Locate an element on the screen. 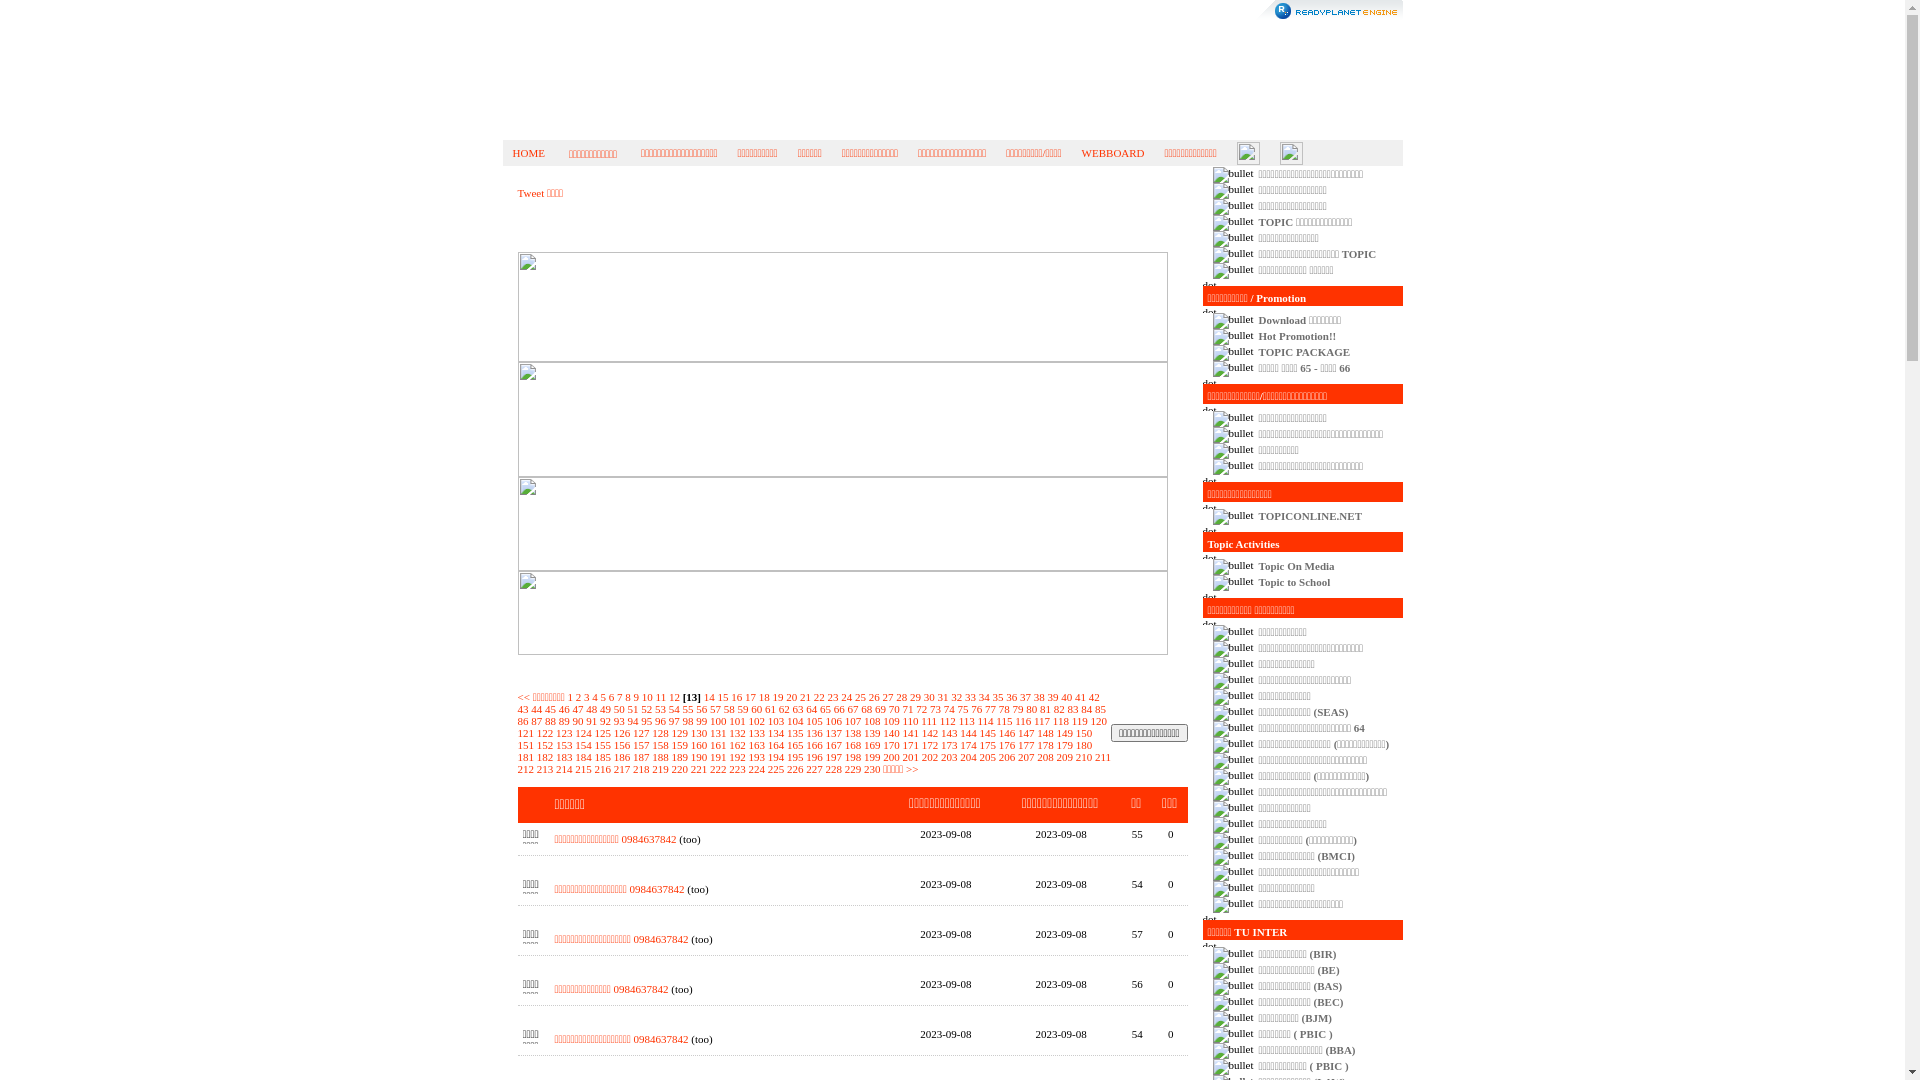  '9' is located at coordinates (636, 696).